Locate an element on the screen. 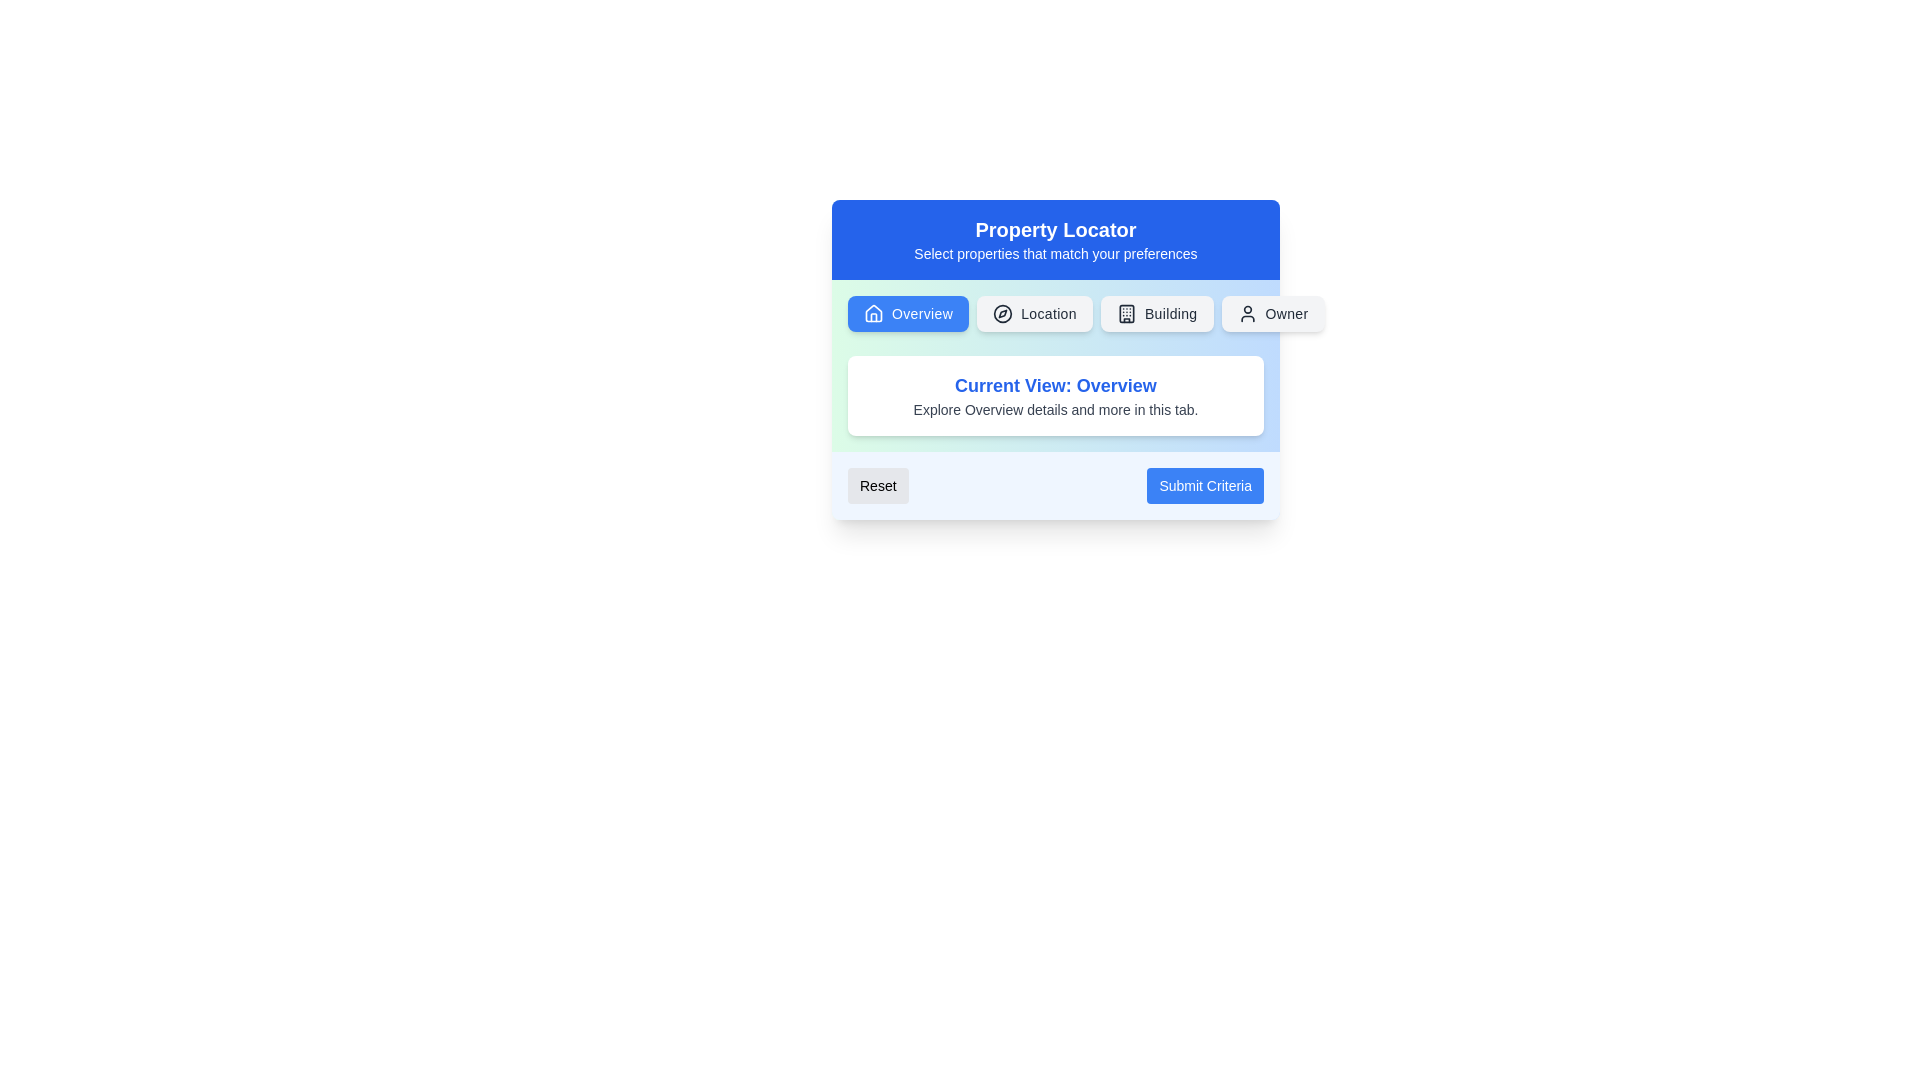 The width and height of the screenshot is (1920, 1080). the decorative icon next to the 'Overview' button in the top-left area of the control panel is located at coordinates (873, 313).